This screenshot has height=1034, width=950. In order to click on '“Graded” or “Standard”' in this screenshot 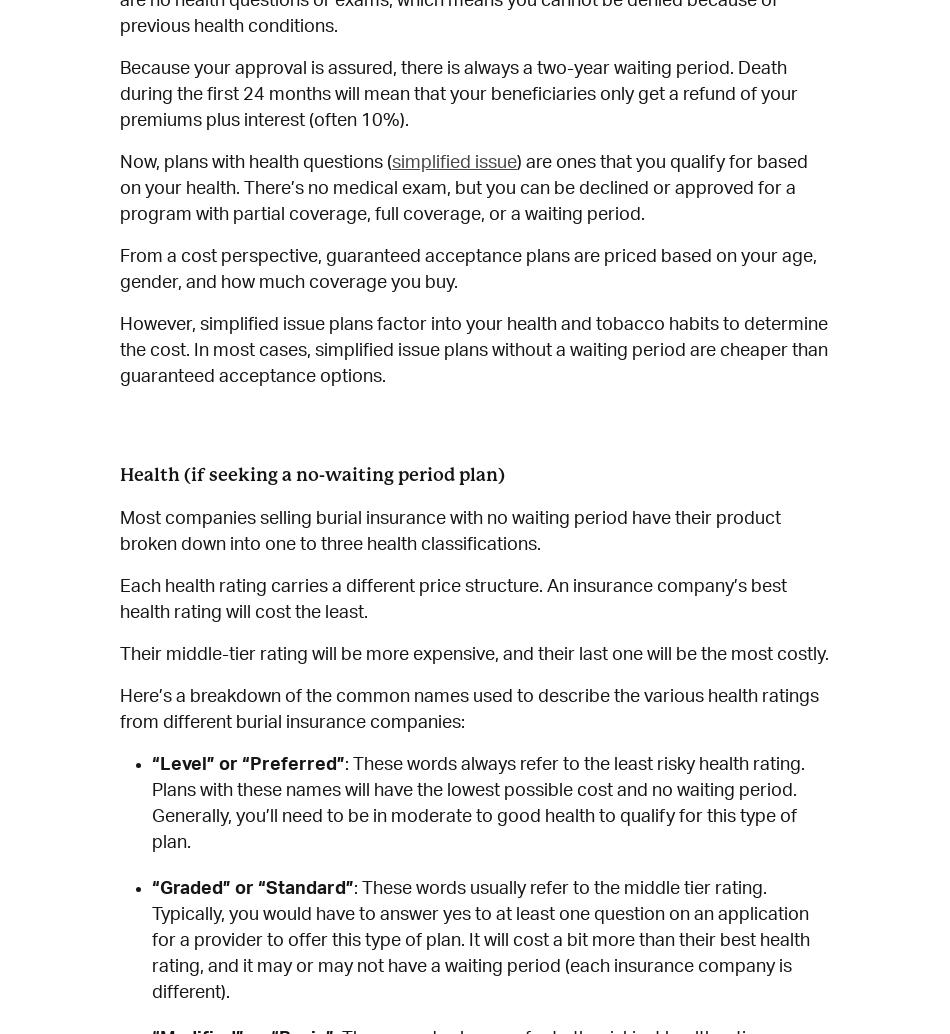, I will do `click(152, 888)`.